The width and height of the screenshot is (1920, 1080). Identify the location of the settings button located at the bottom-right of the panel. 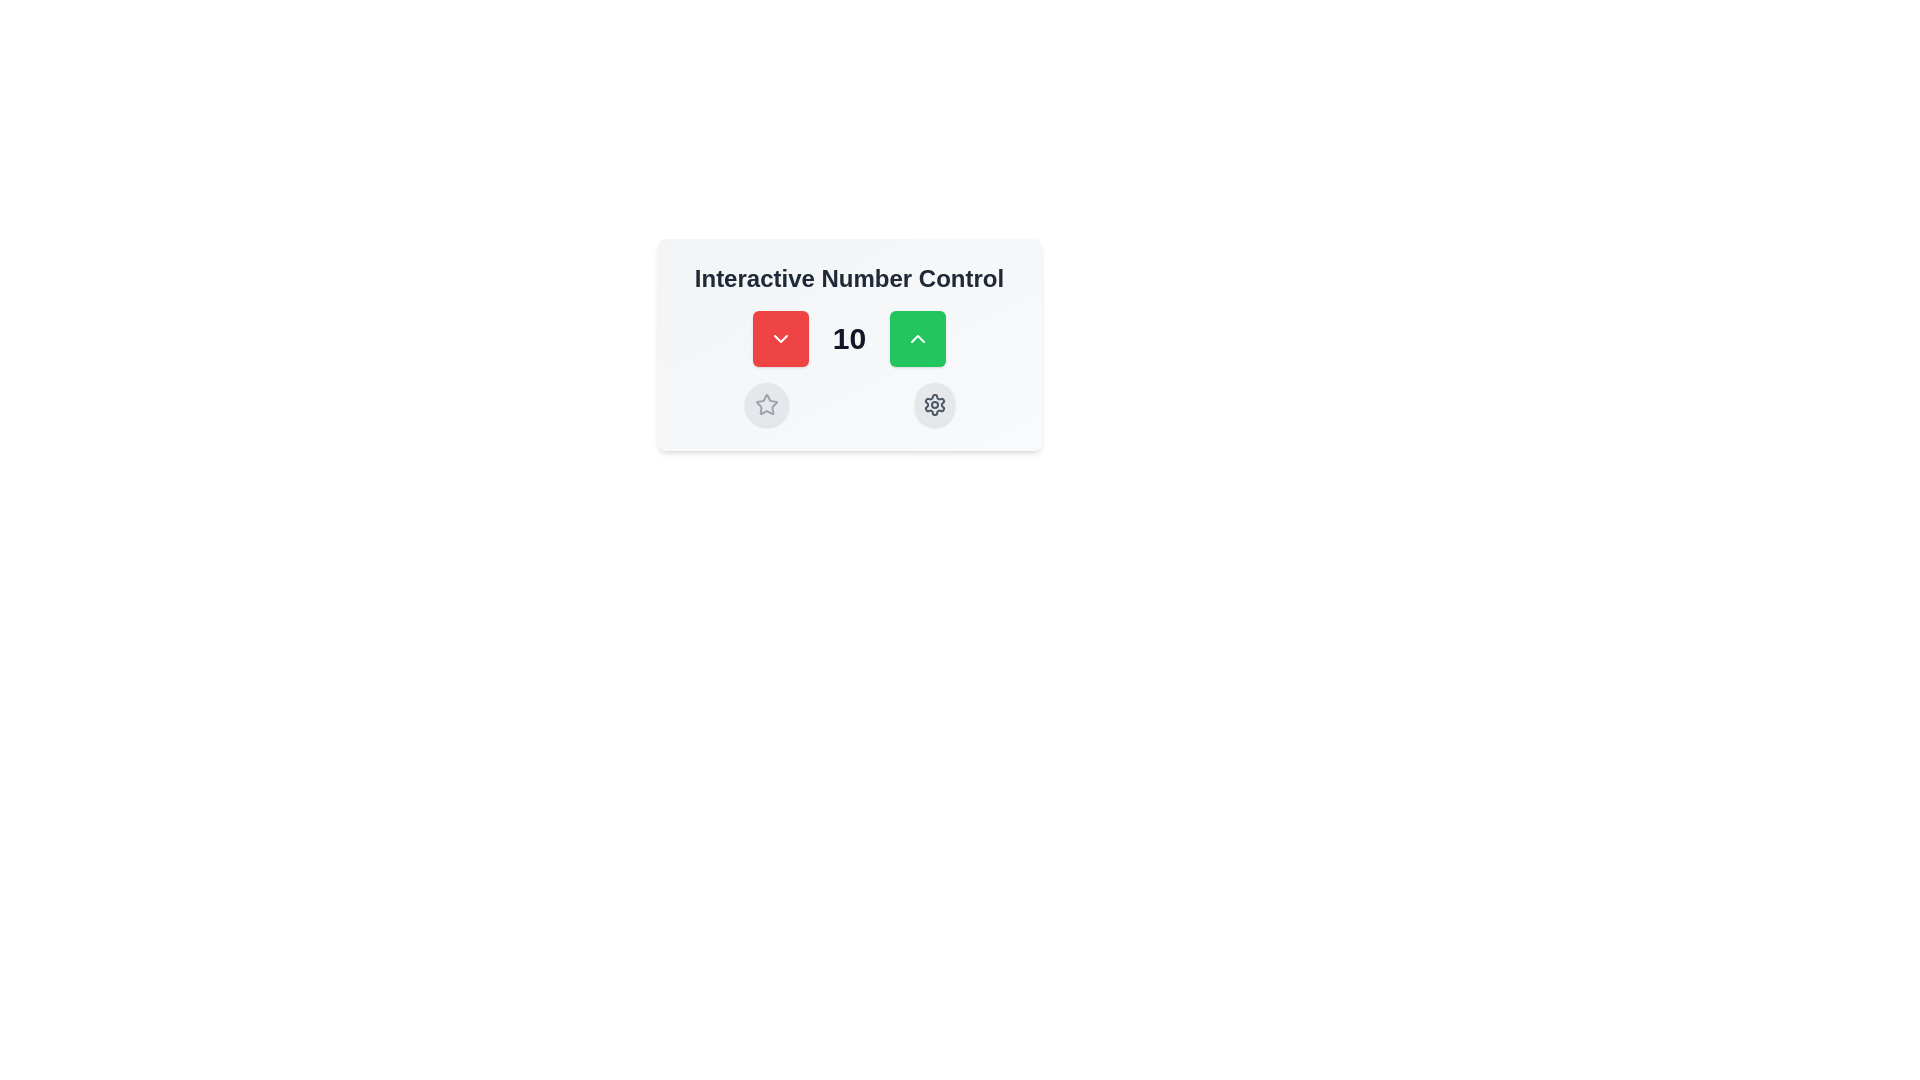
(933, 405).